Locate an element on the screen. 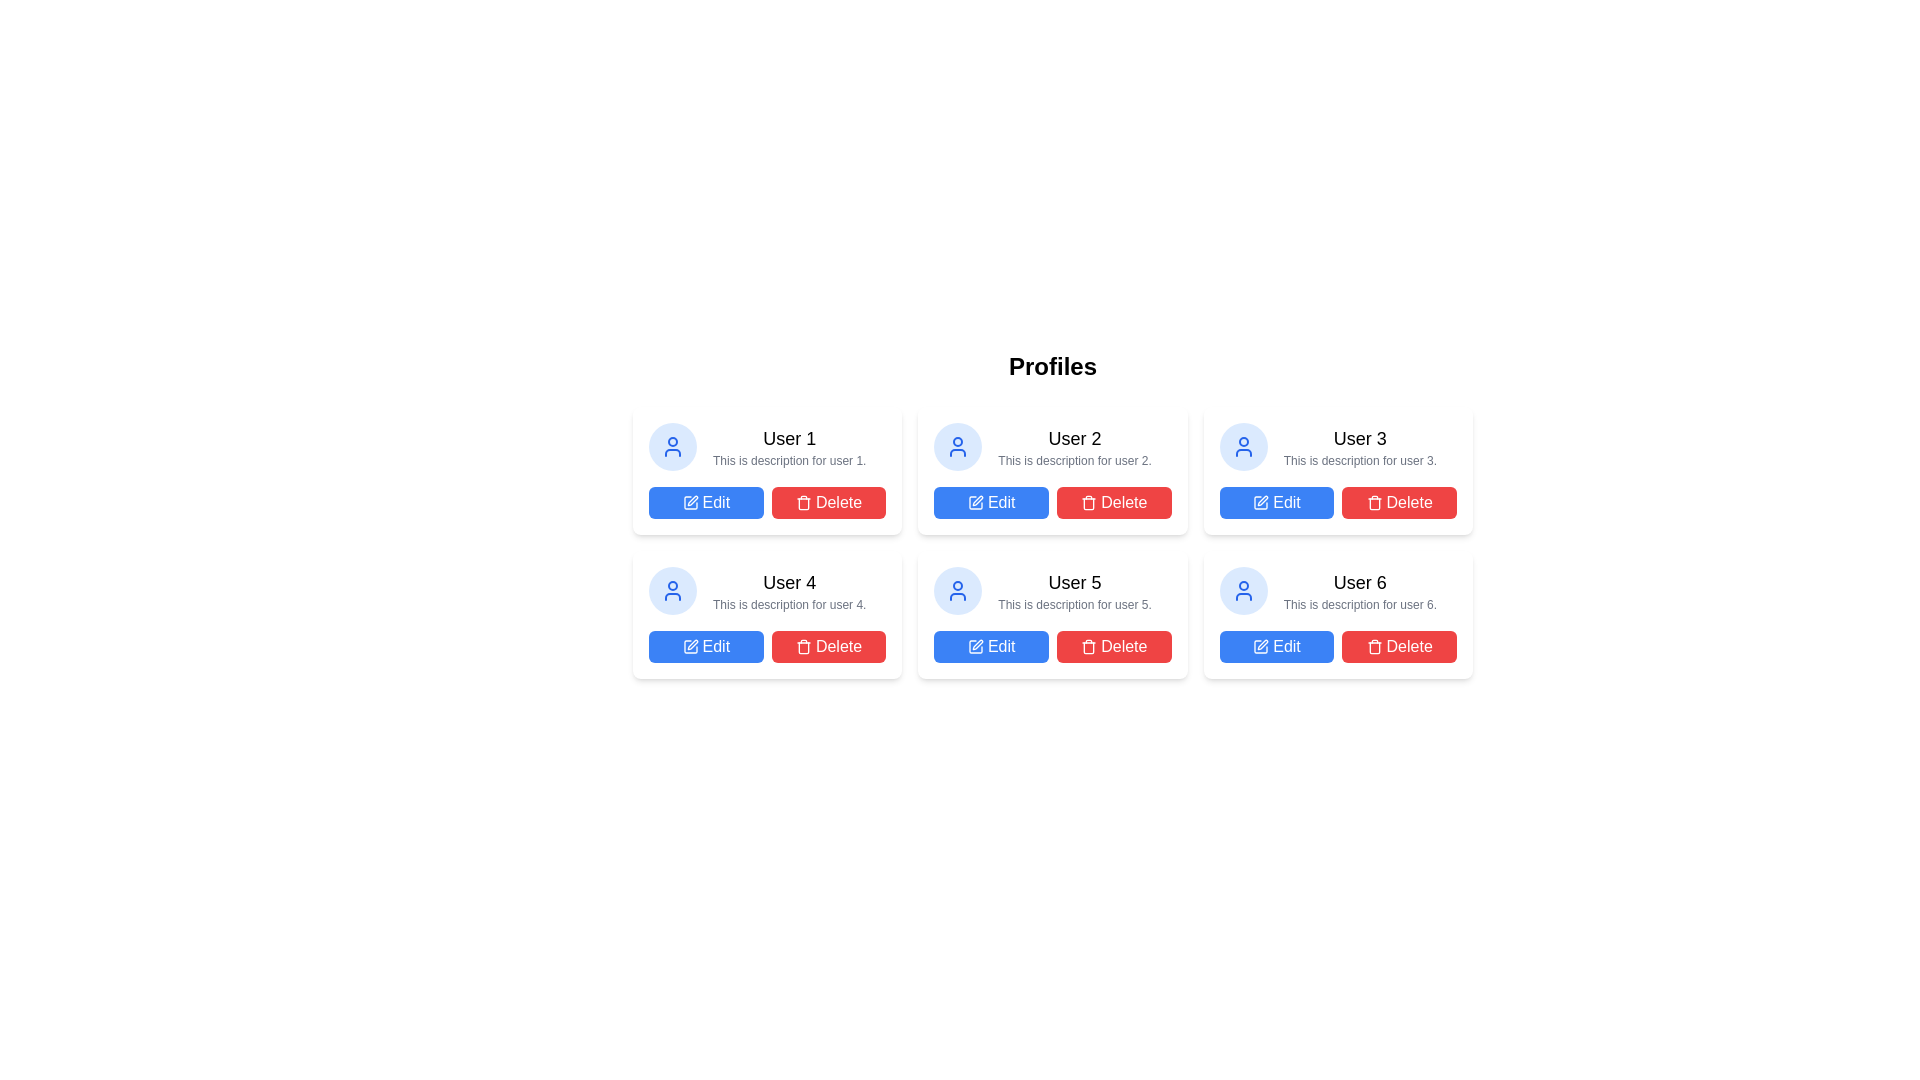  text content of the Text block displaying 'User 6' and its description located in the bottom-right corner of the sixth profile card is located at coordinates (1360, 589).